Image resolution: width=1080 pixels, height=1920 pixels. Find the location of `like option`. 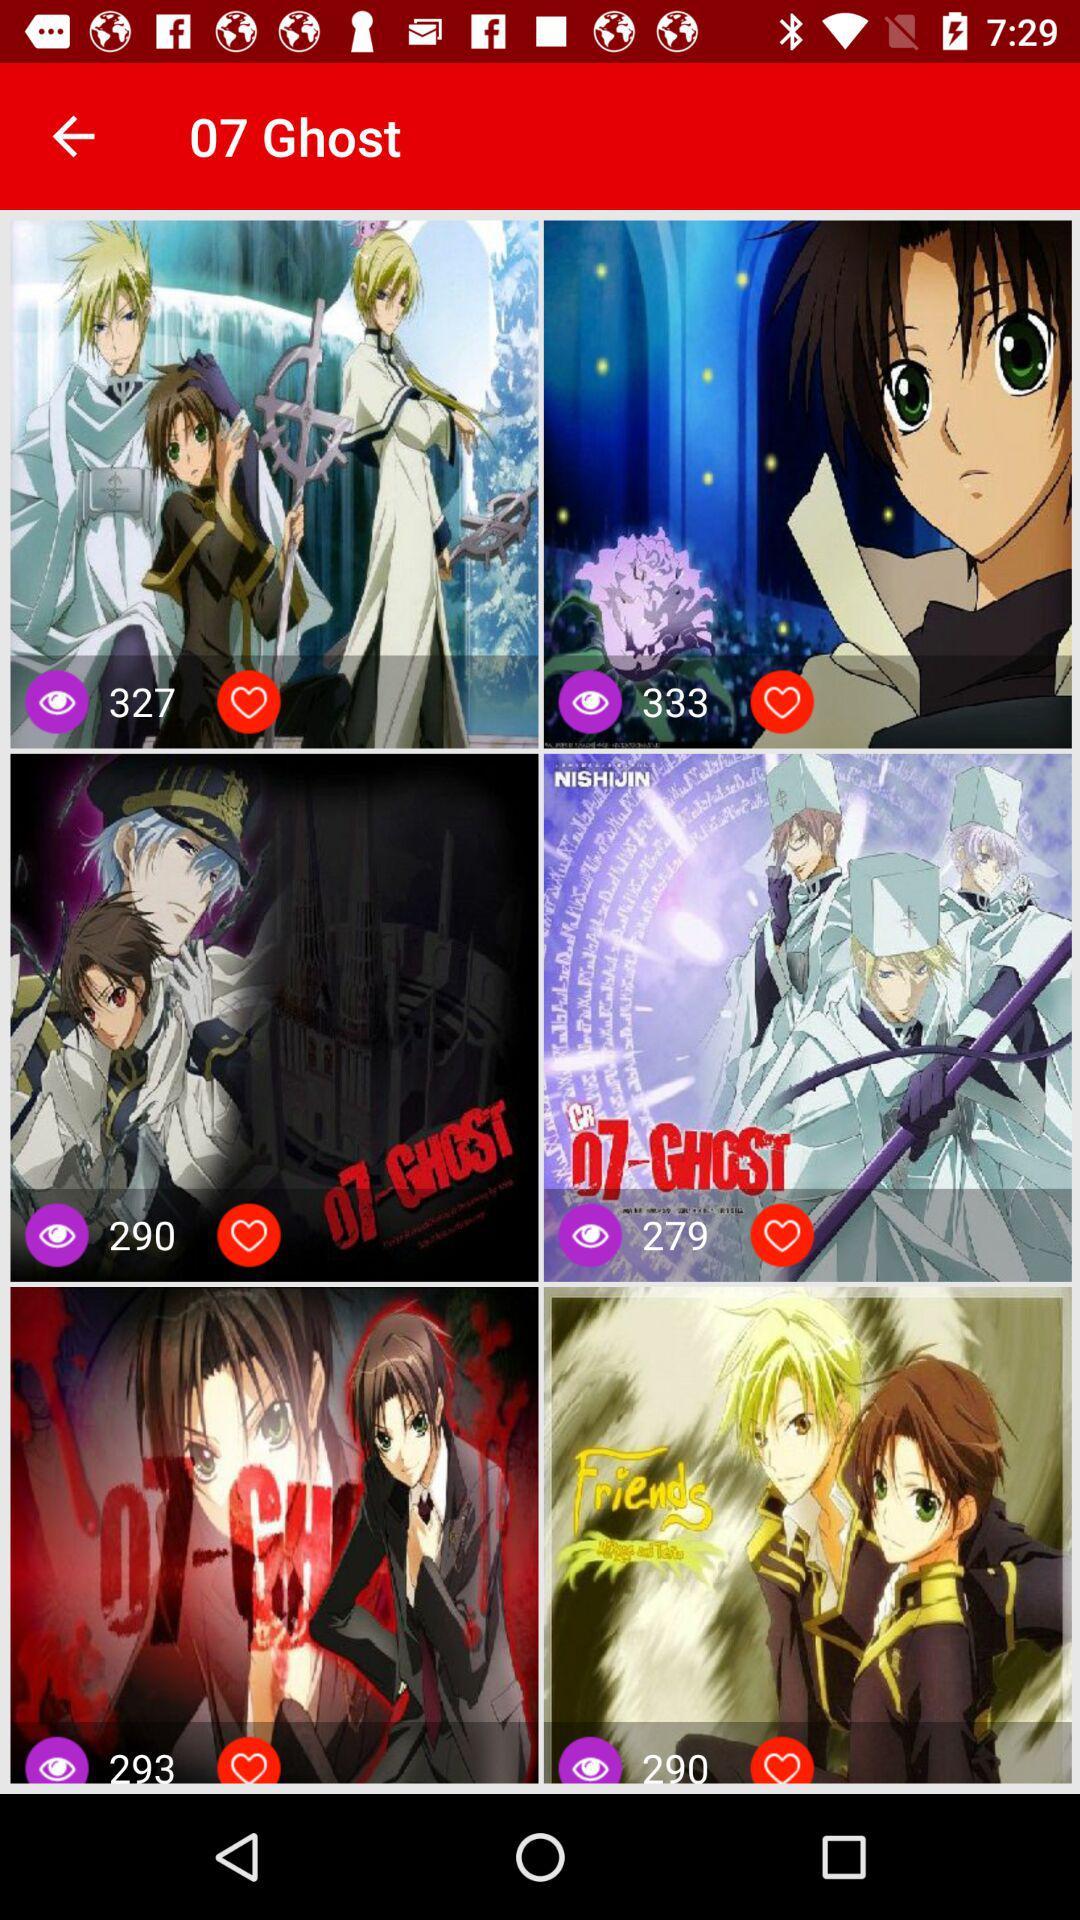

like option is located at coordinates (781, 1764).